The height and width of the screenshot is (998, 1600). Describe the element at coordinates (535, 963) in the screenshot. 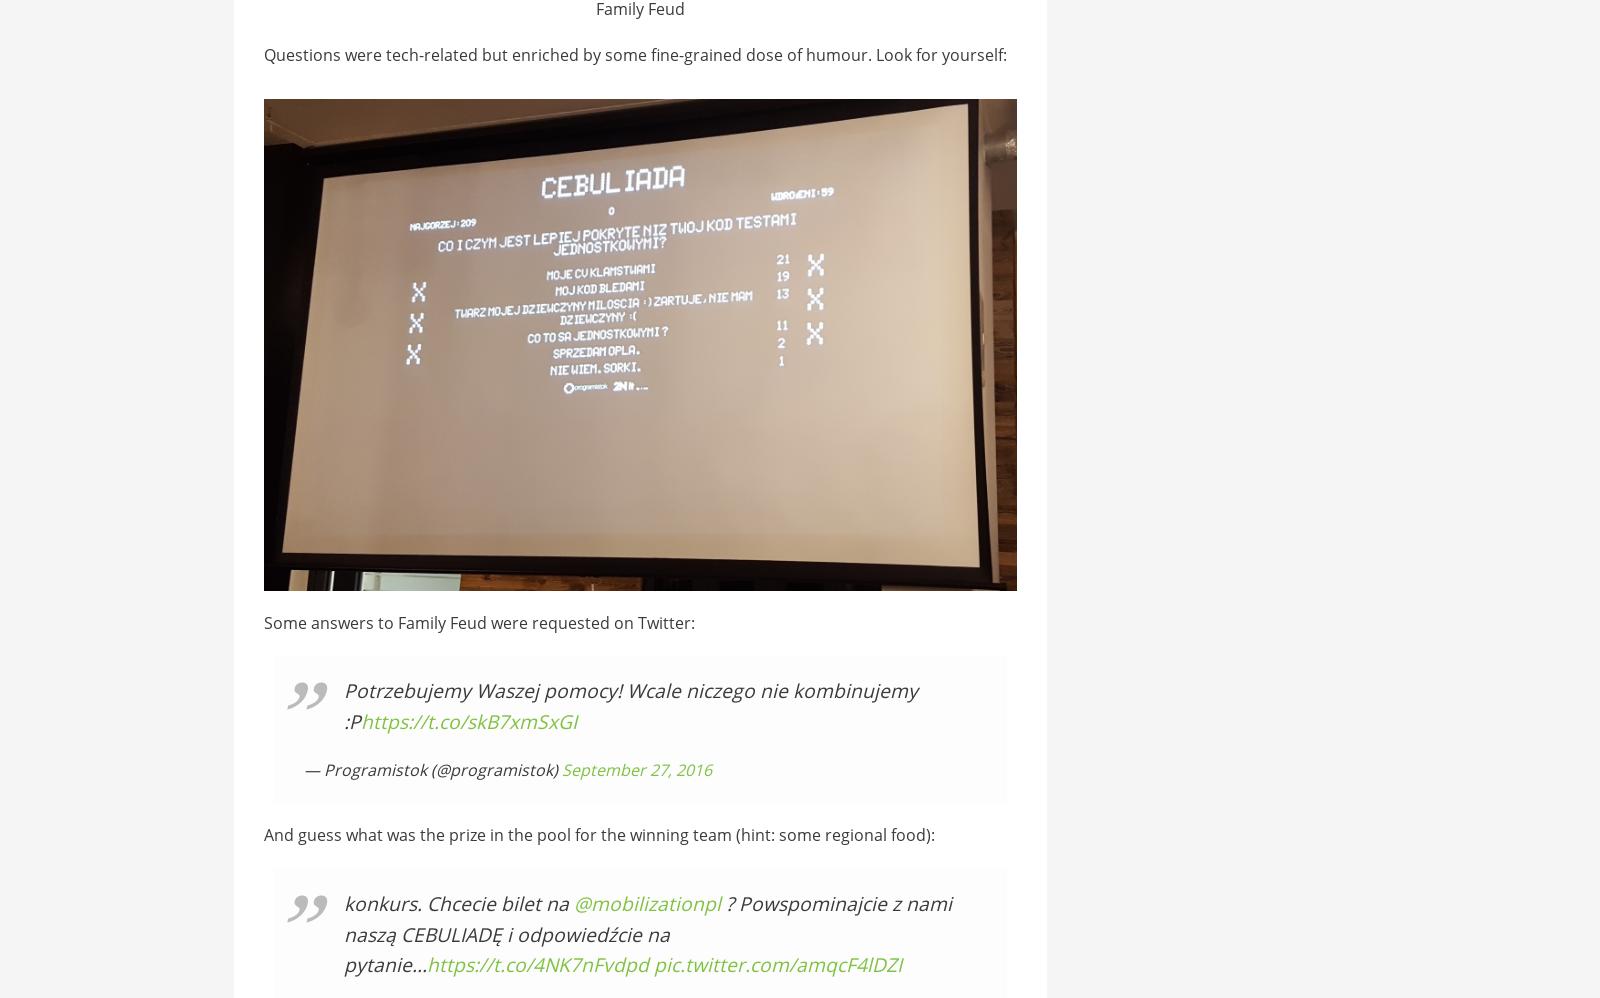

I see `'https://t.co/4NK7nFvdpd'` at that location.